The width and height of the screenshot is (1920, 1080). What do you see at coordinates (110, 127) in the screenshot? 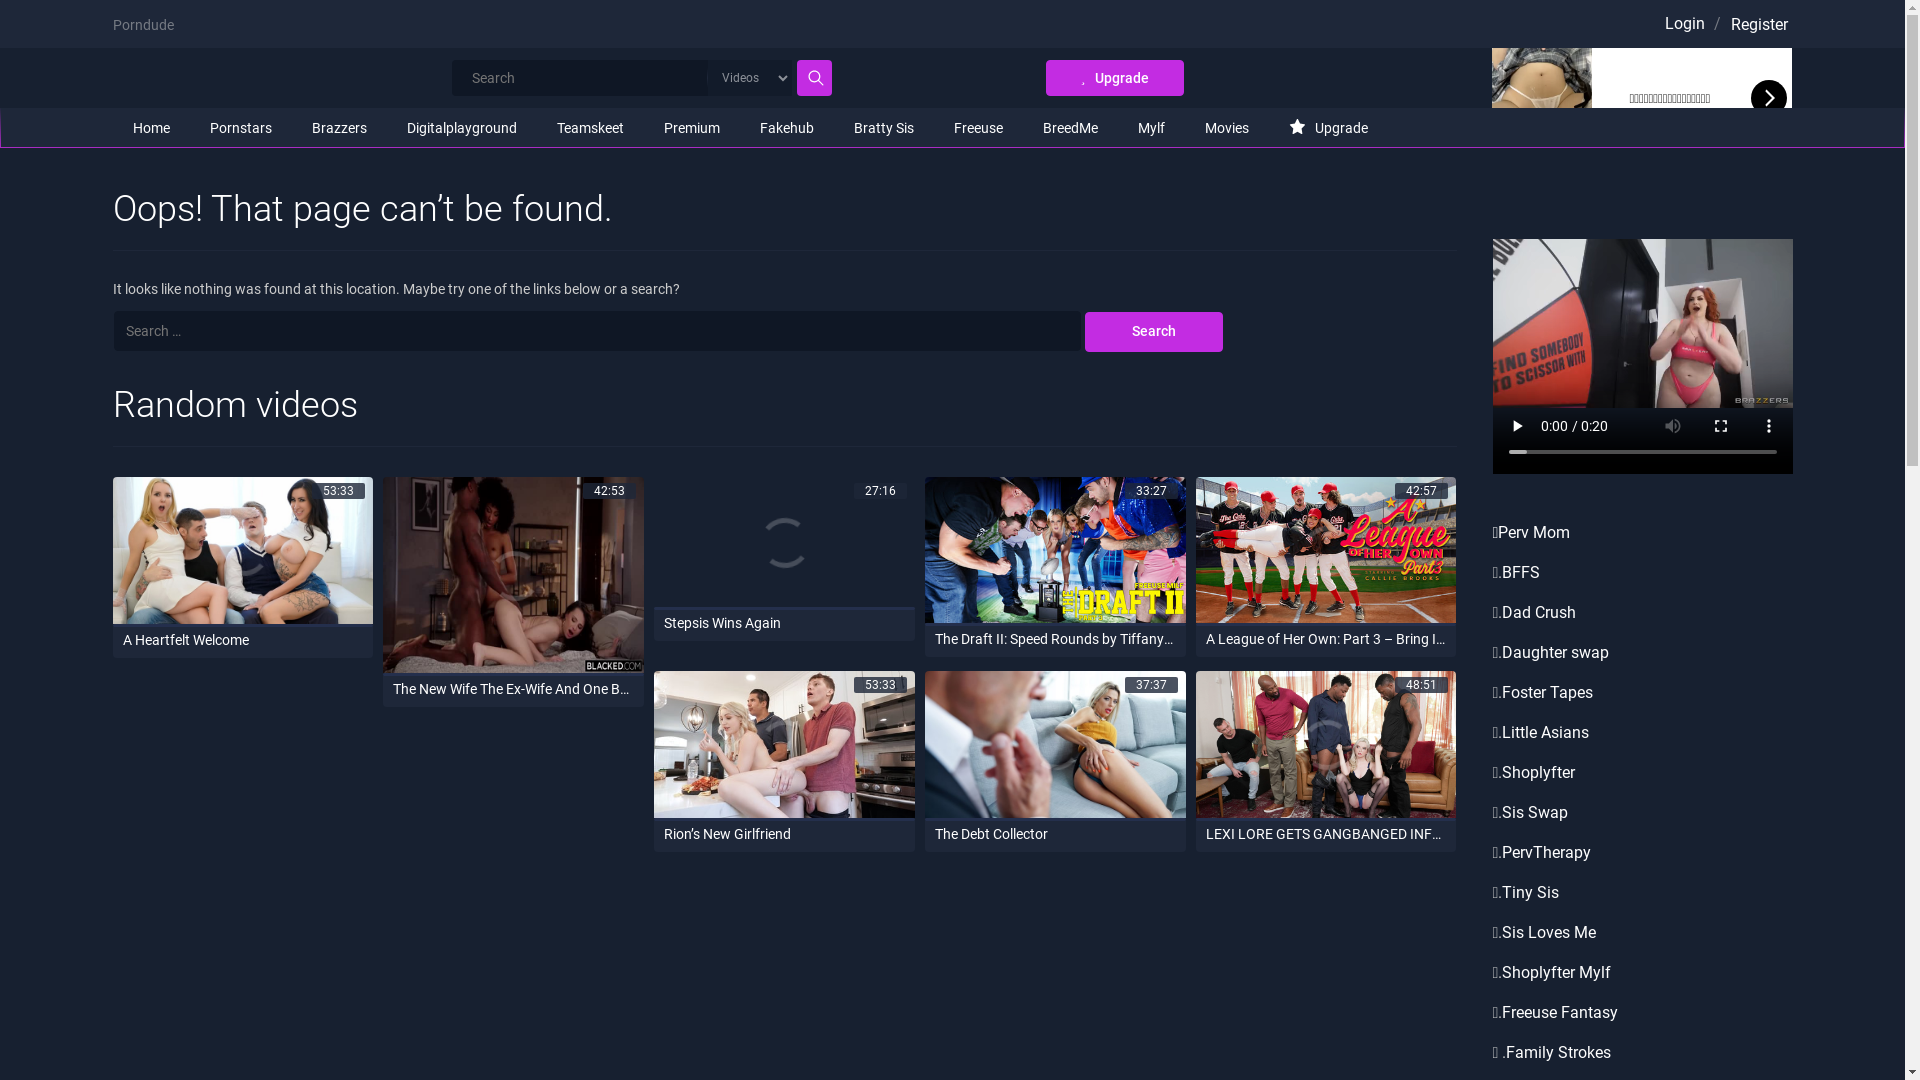
I see `'Home'` at bounding box center [110, 127].